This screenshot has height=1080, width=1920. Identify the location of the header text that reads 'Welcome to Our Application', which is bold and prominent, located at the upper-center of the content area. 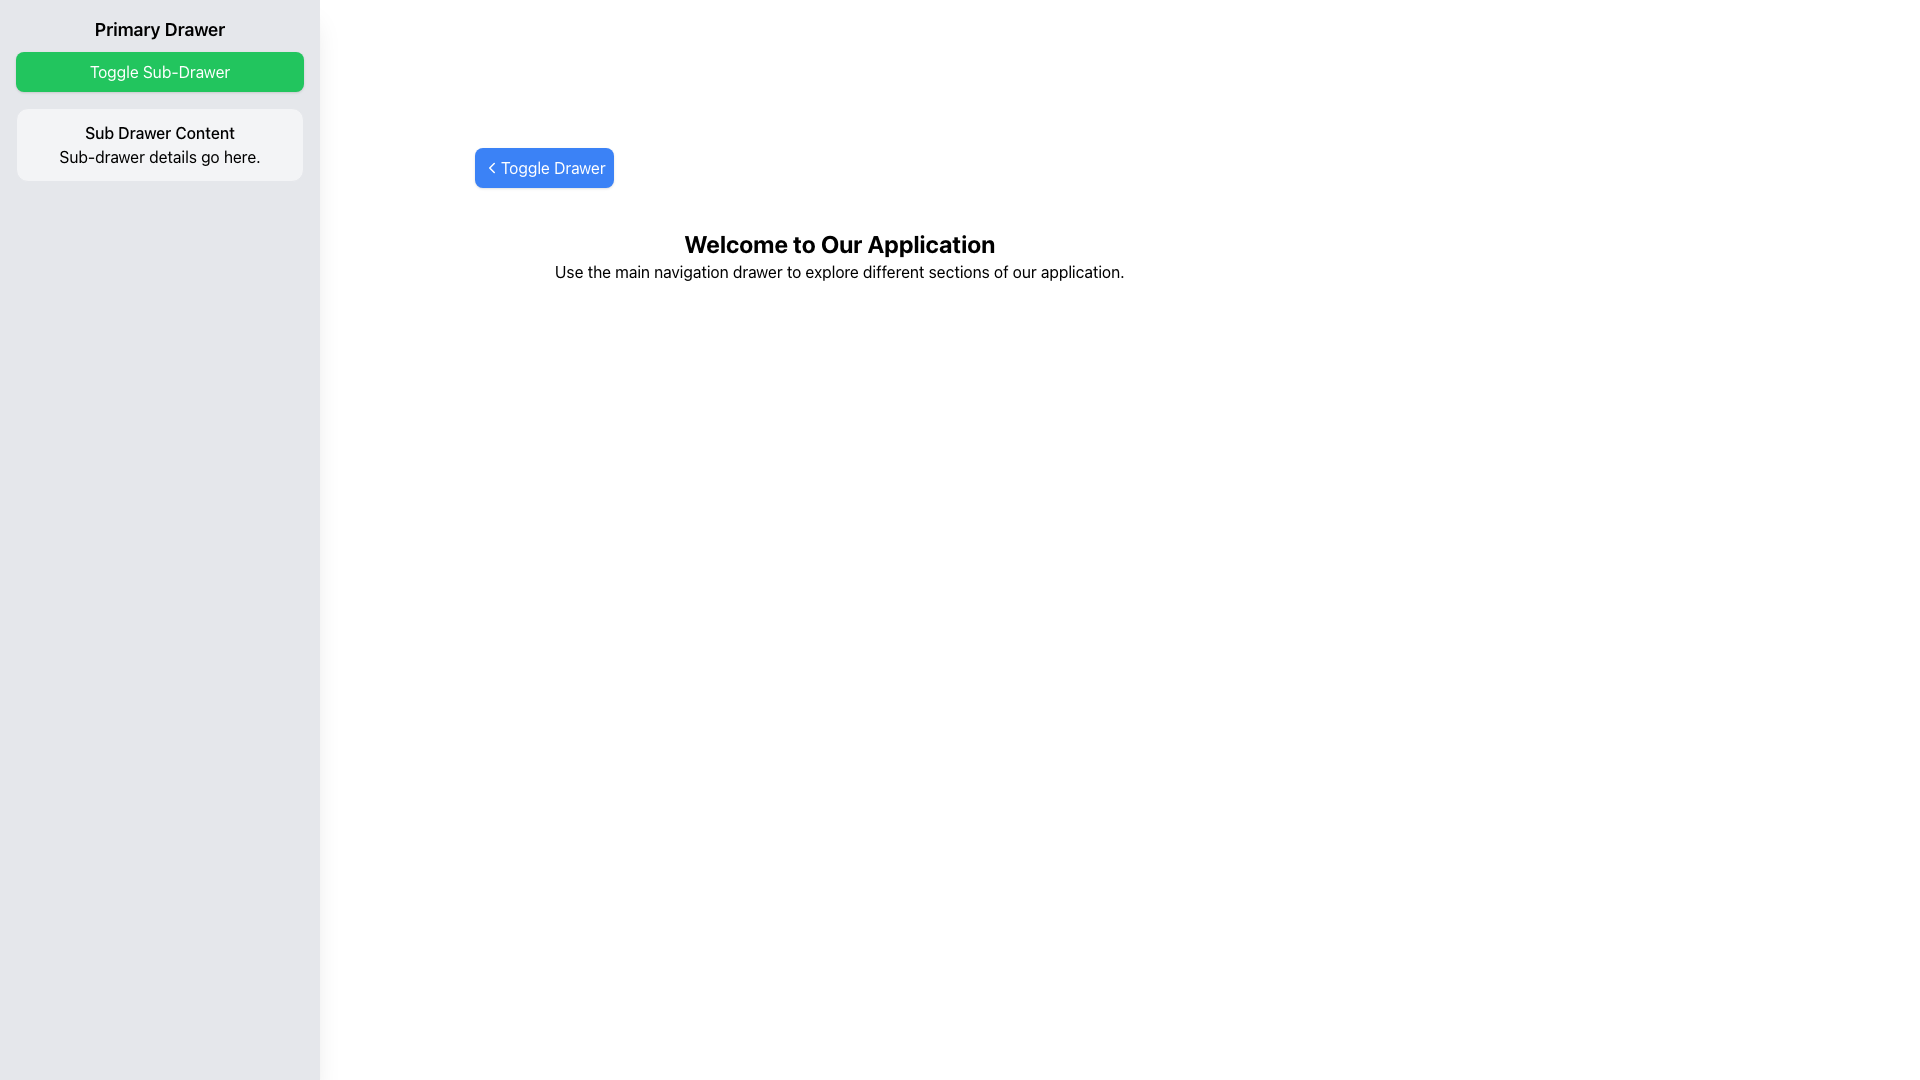
(839, 242).